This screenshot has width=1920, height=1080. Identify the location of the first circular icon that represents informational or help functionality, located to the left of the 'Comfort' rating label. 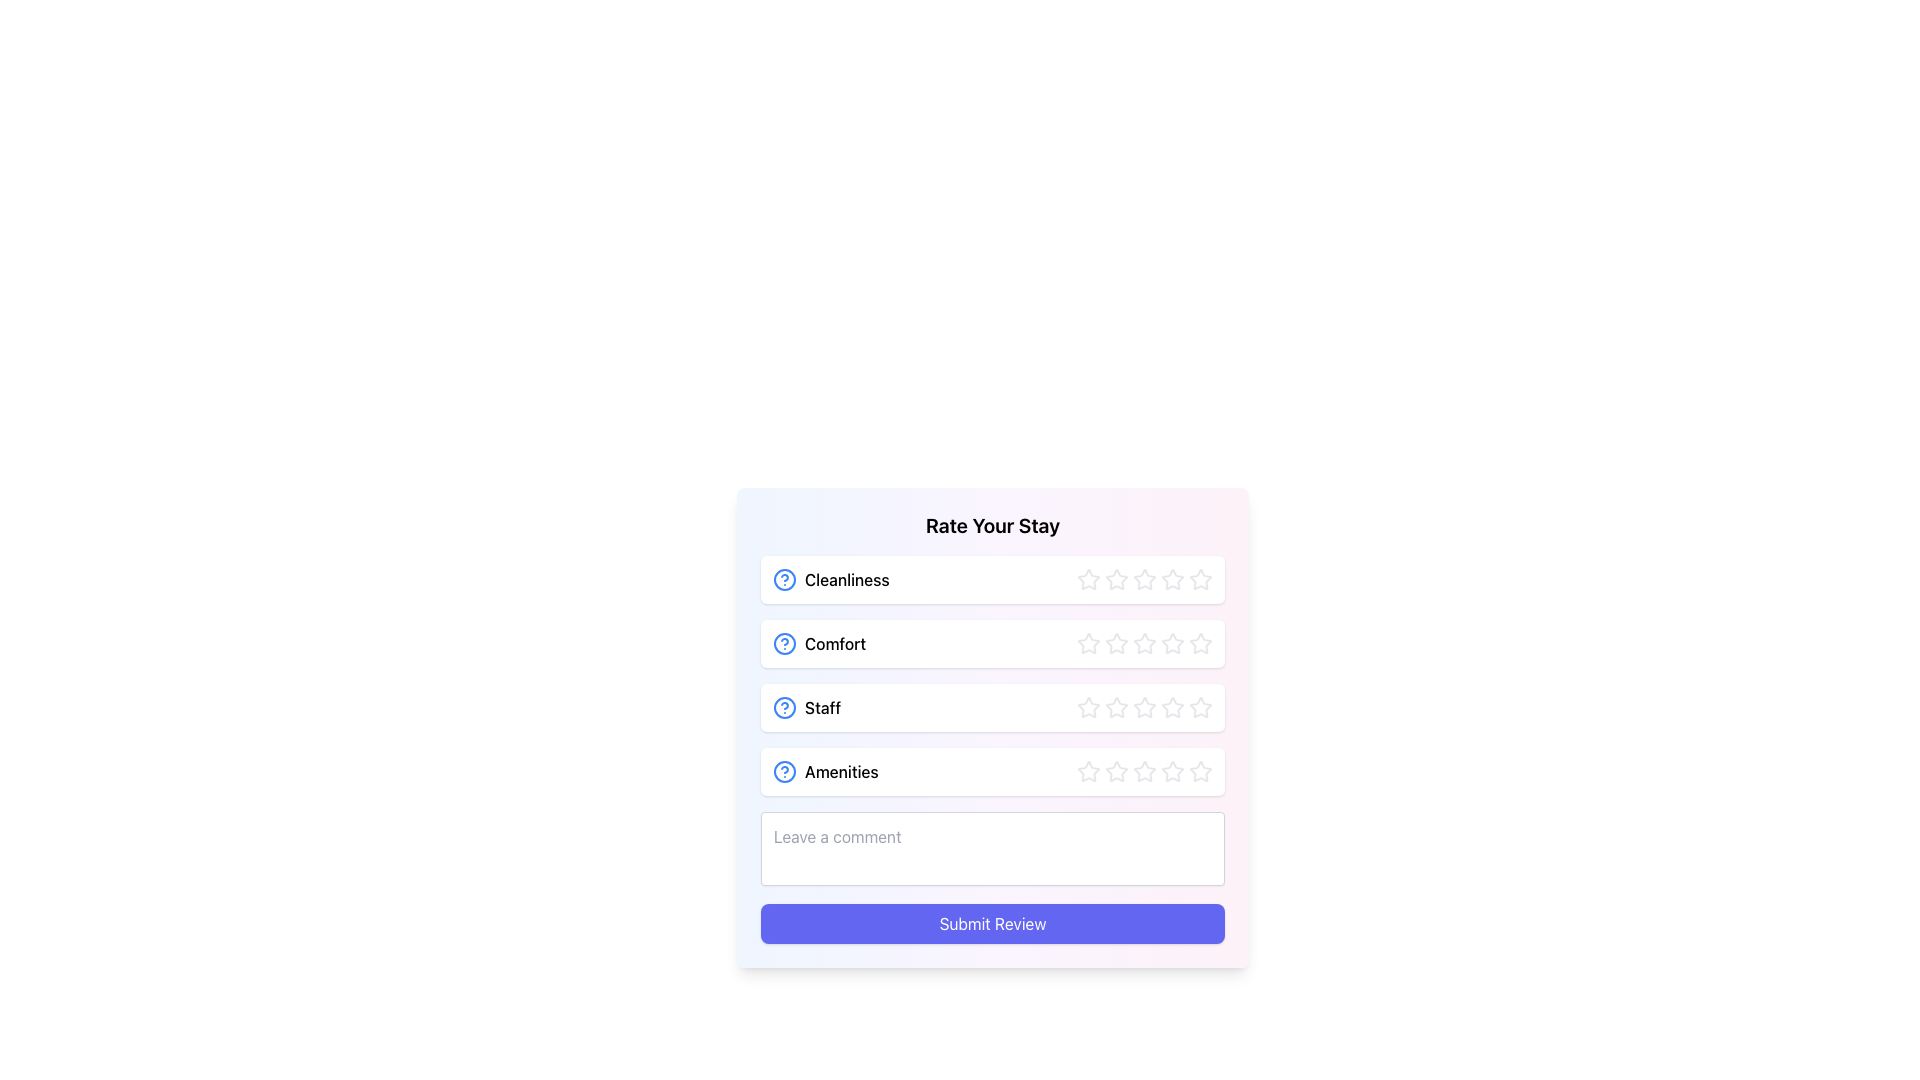
(784, 644).